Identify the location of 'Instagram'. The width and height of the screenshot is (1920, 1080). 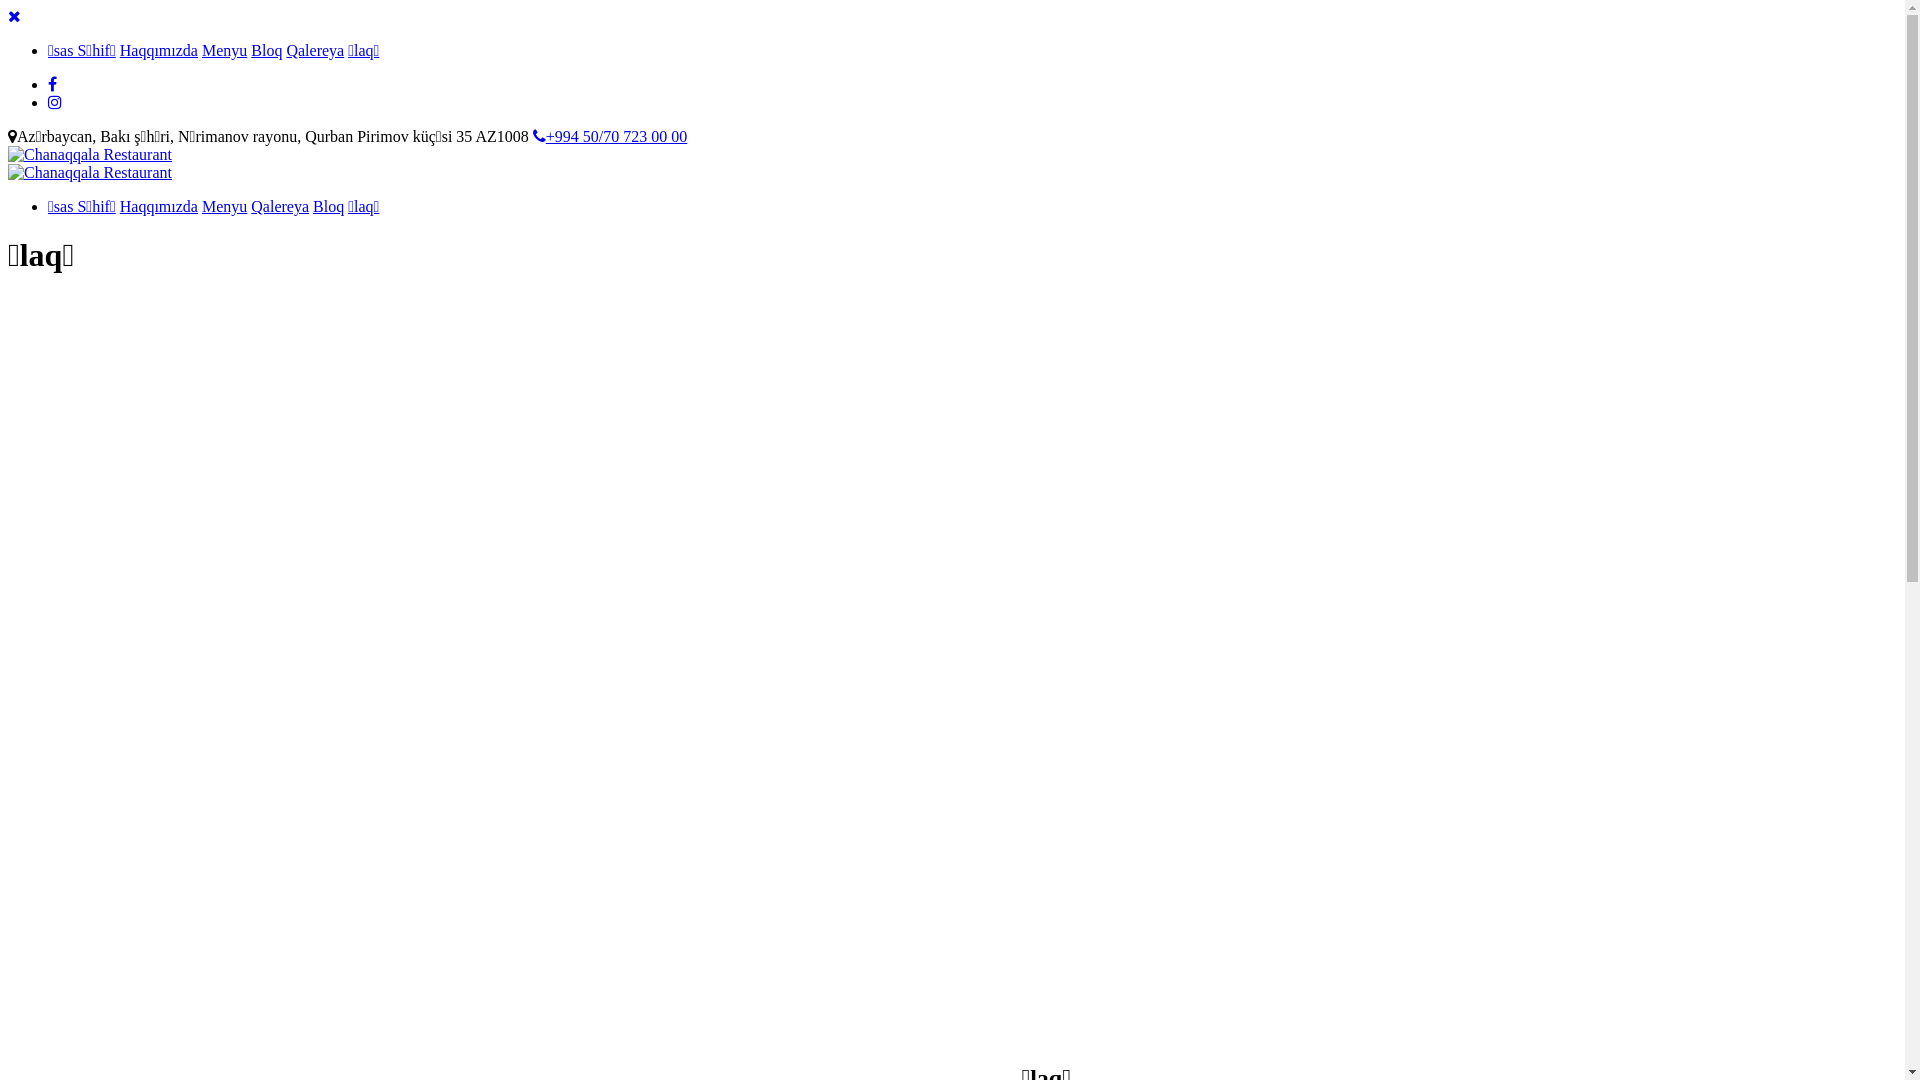
(54, 102).